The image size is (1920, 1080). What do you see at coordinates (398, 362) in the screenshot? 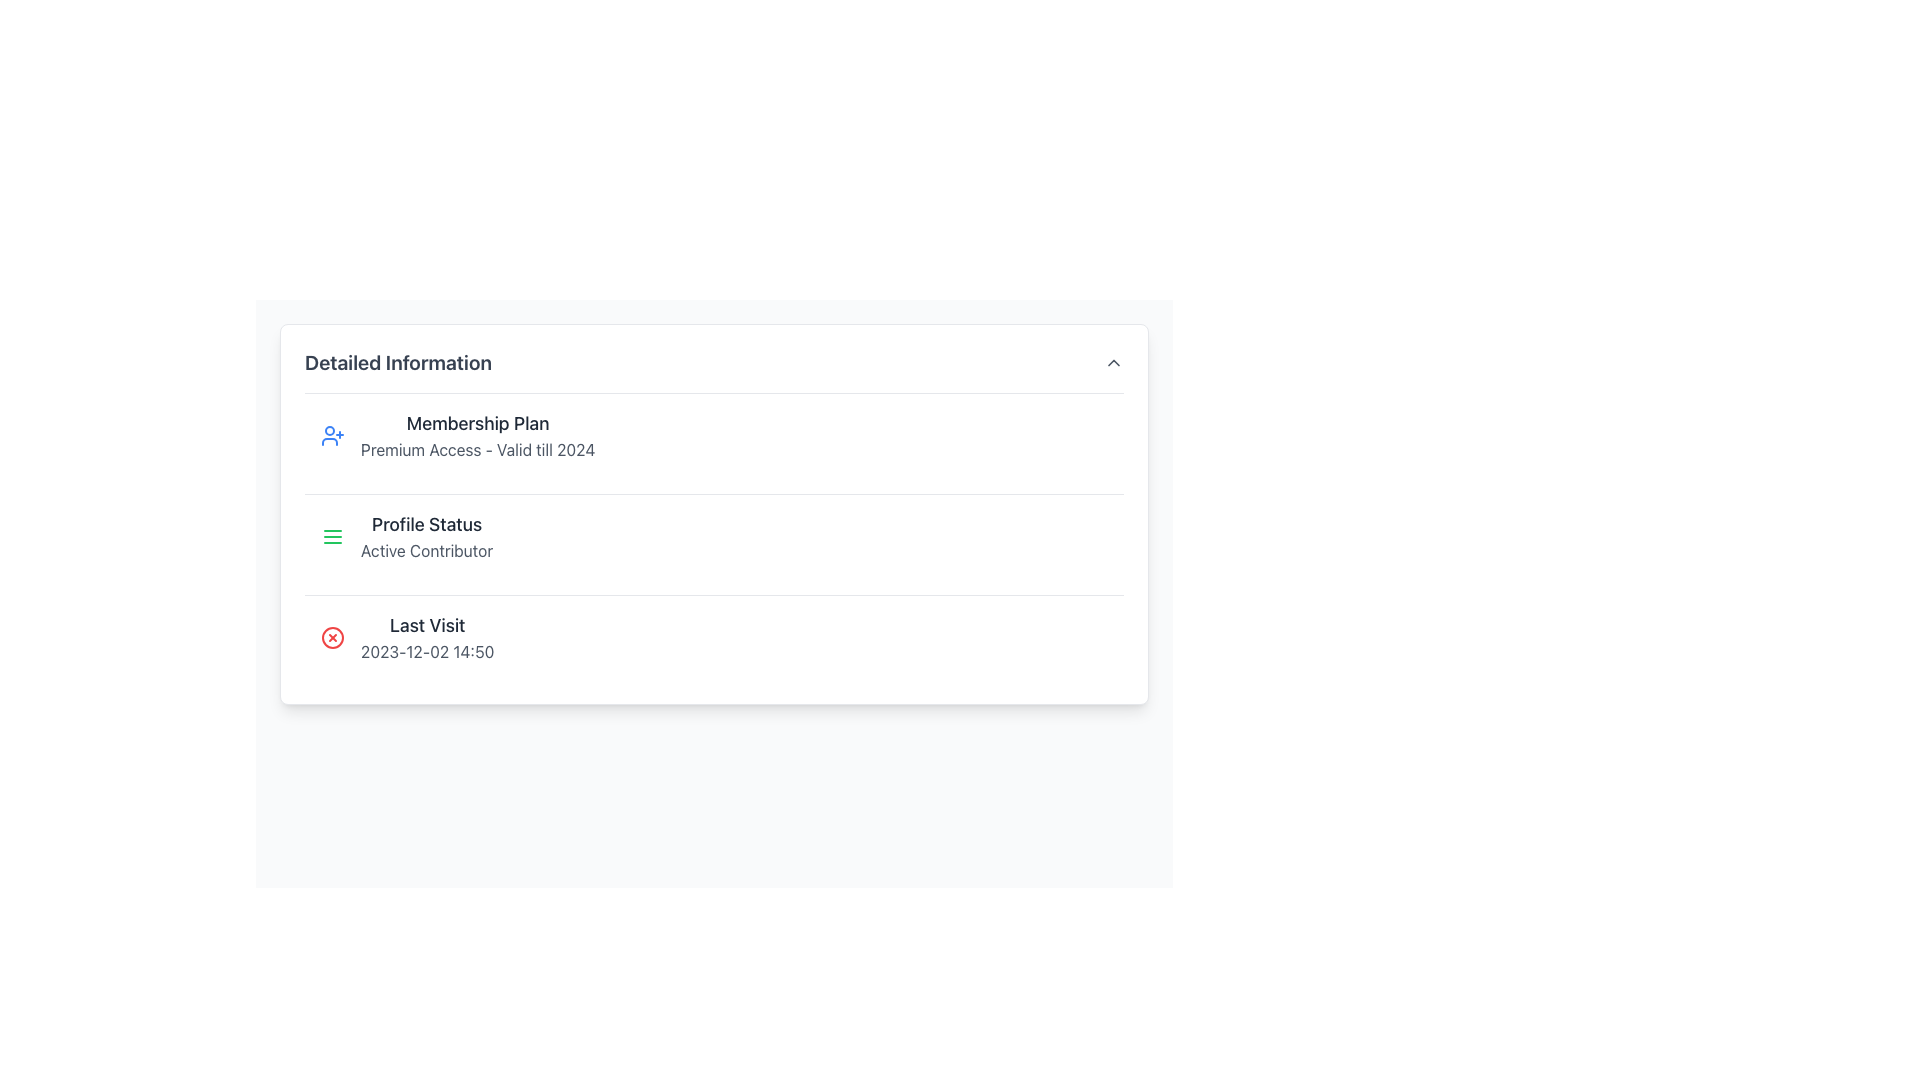
I see `the 'Detailed Information' text label at the top of the card section, which is styled in a large, bold font and is dark gray in color` at bounding box center [398, 362].